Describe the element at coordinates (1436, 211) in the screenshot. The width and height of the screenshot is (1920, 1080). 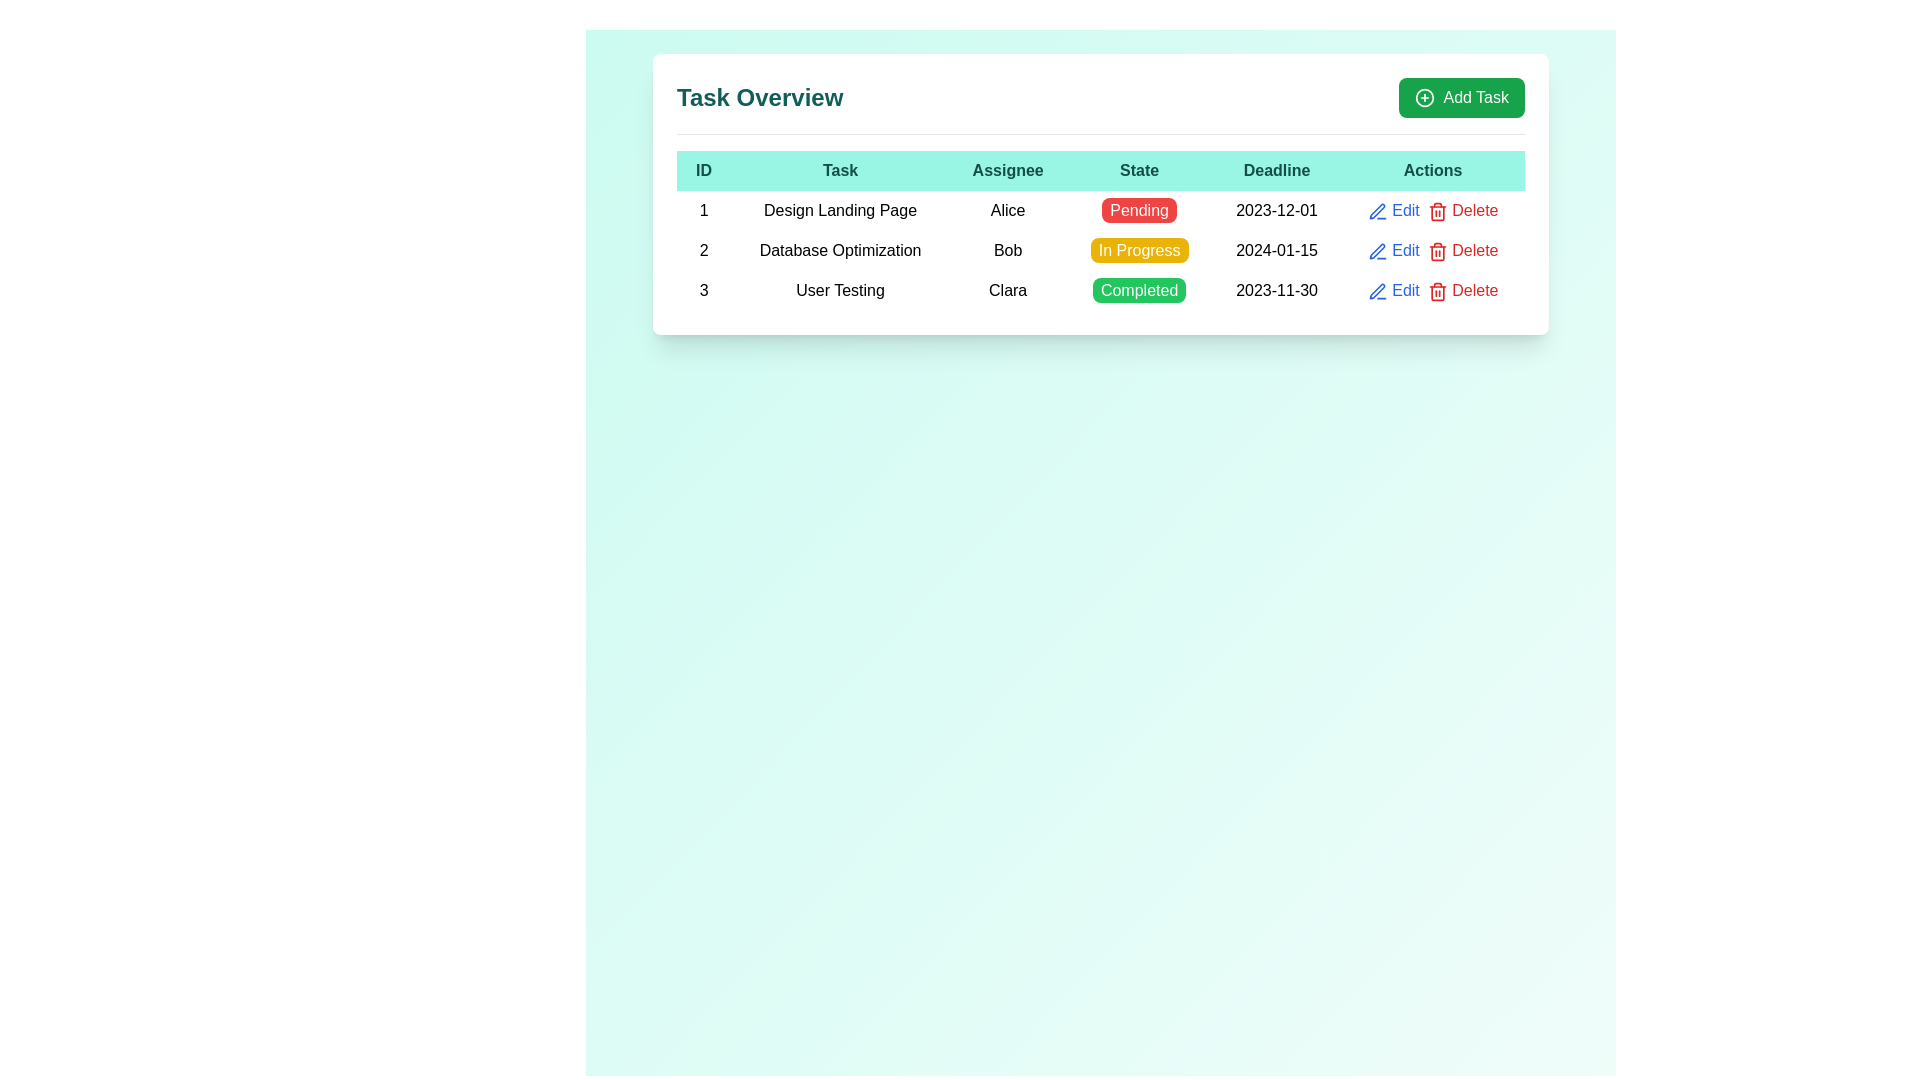
I see `the trash icon located in the first row under the 'Actions' column in the table to initiate the delete action` at that location.